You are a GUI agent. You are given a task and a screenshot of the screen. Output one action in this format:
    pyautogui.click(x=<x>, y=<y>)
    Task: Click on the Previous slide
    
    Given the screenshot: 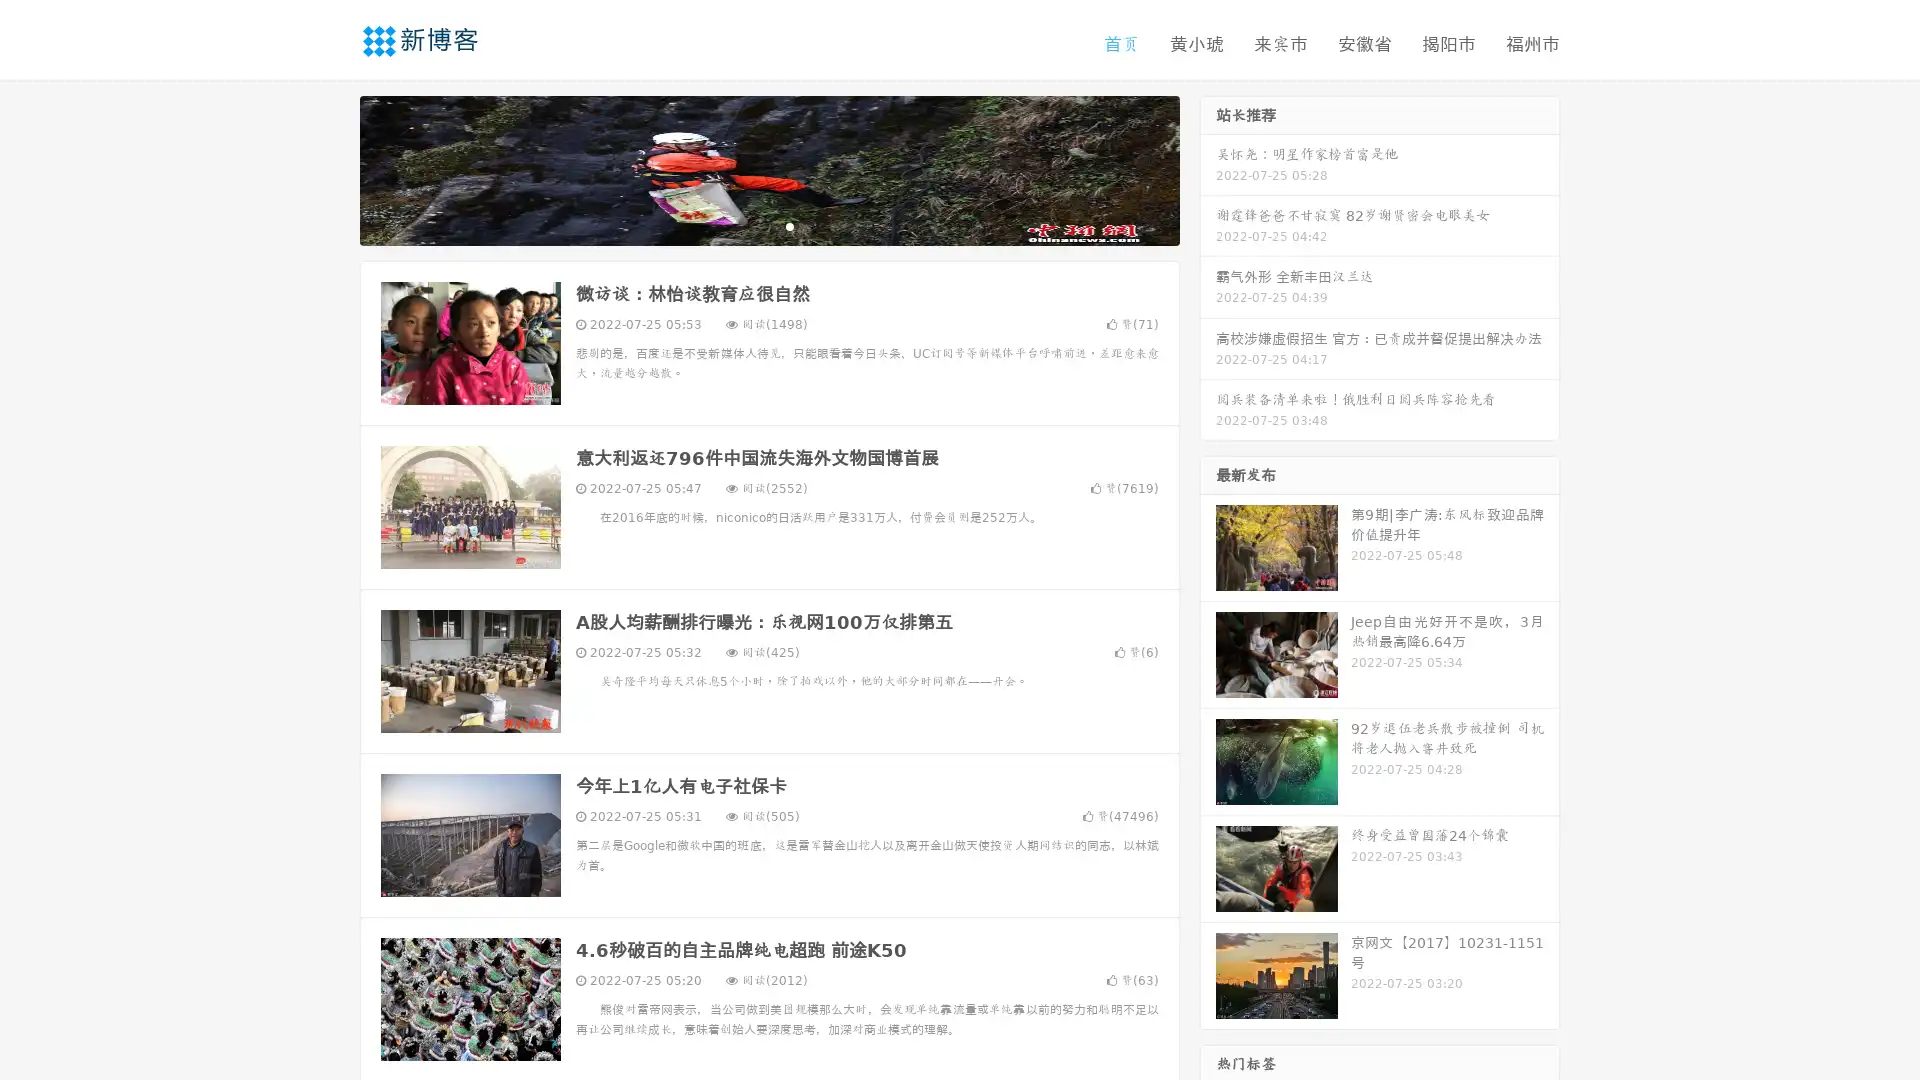 What is the action you would take?
    pyautogui.click(x=330, y=168)
    